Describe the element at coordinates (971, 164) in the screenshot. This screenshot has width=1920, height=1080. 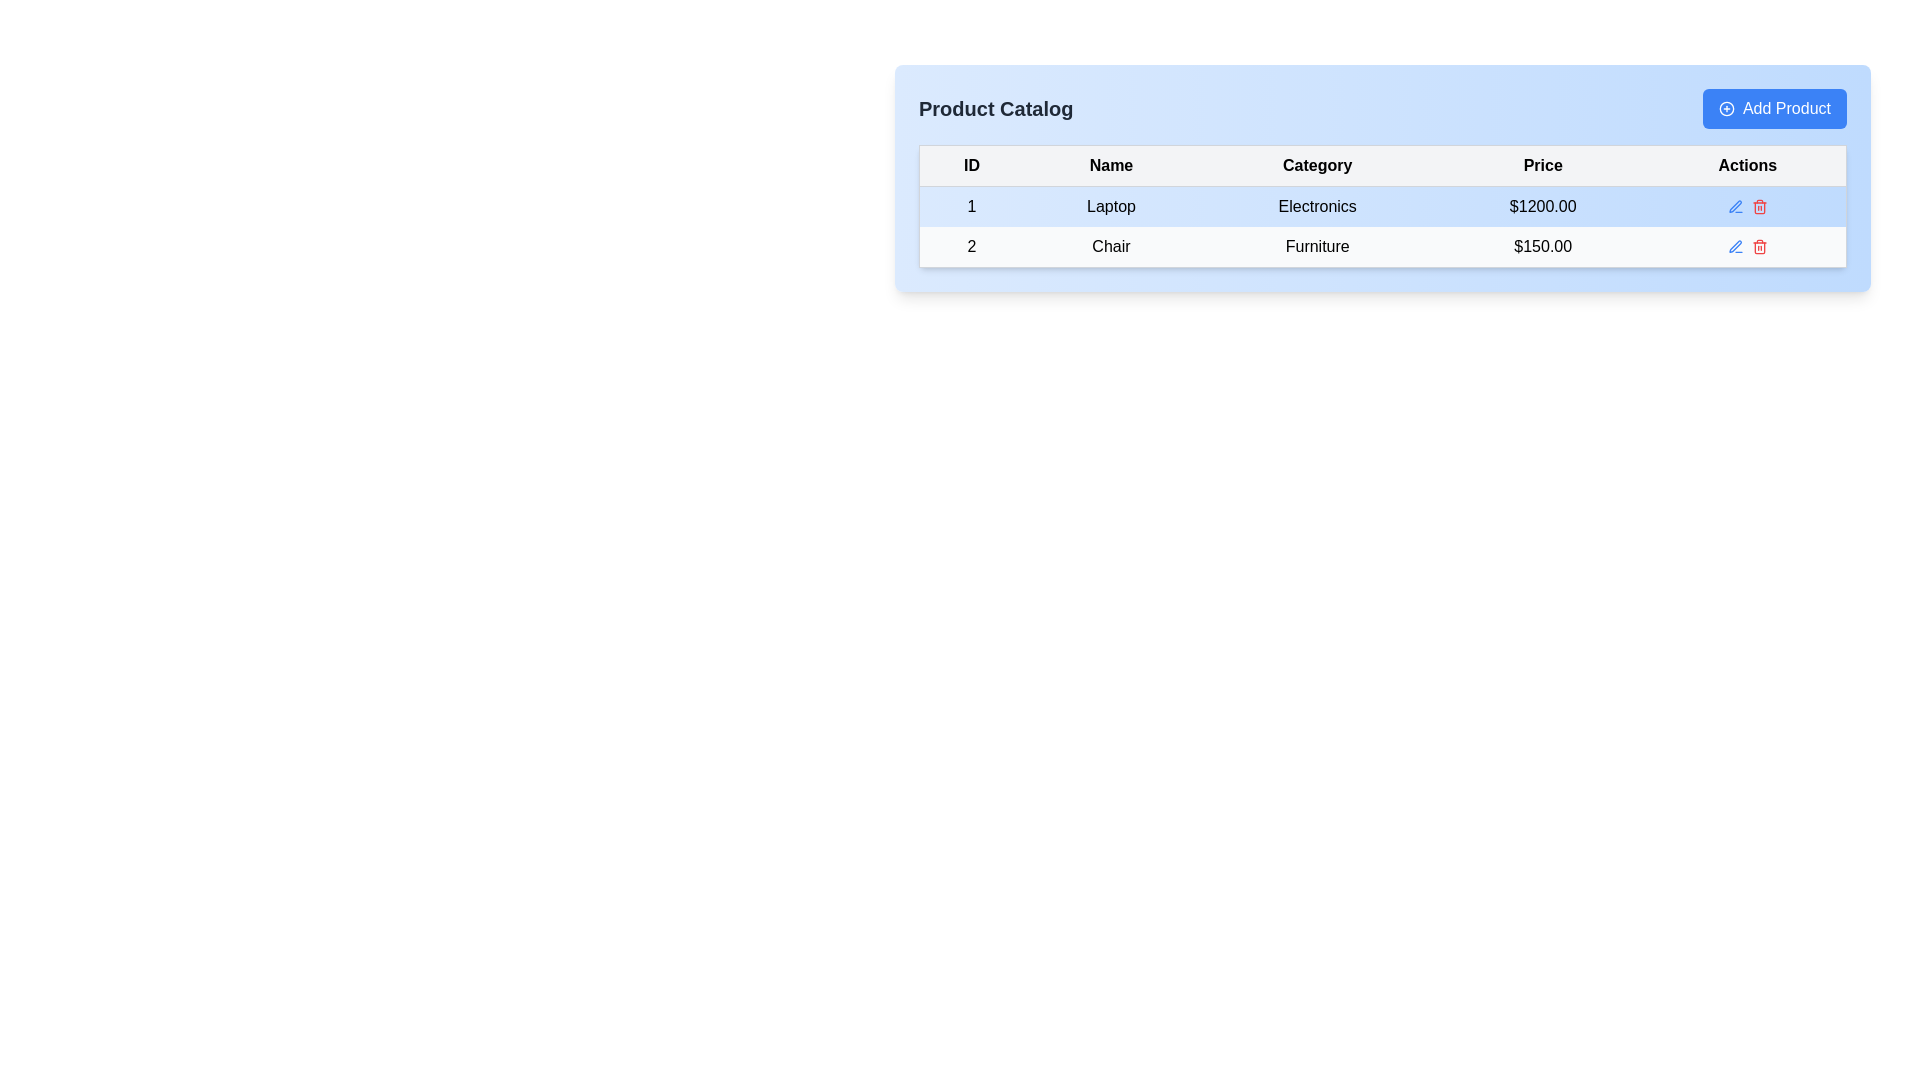
I see `the 'ID' Table Header Cell, which is the first header in the table's header row, styled in bold text and centrally aligned` at that location.